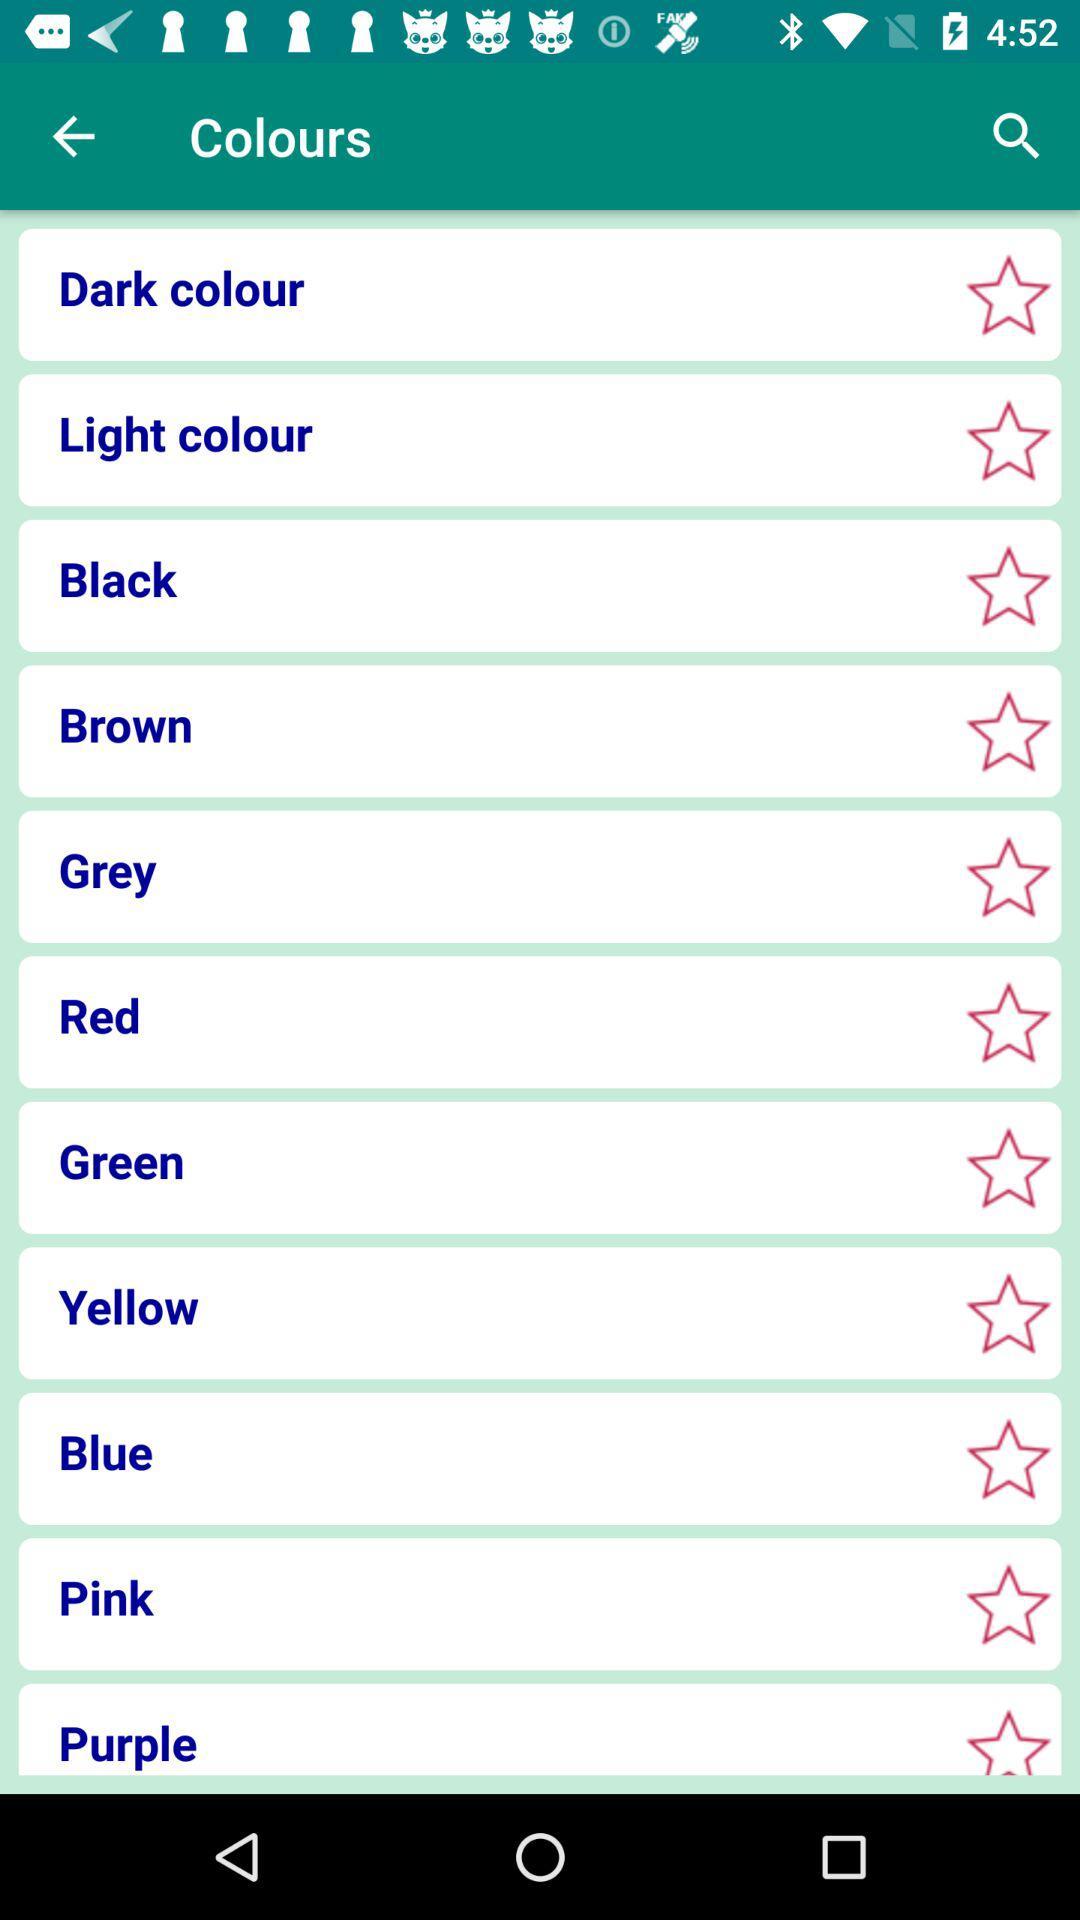 The image size is (1080, 1920). I want to click on icon above the light colour, so click(481, 286).